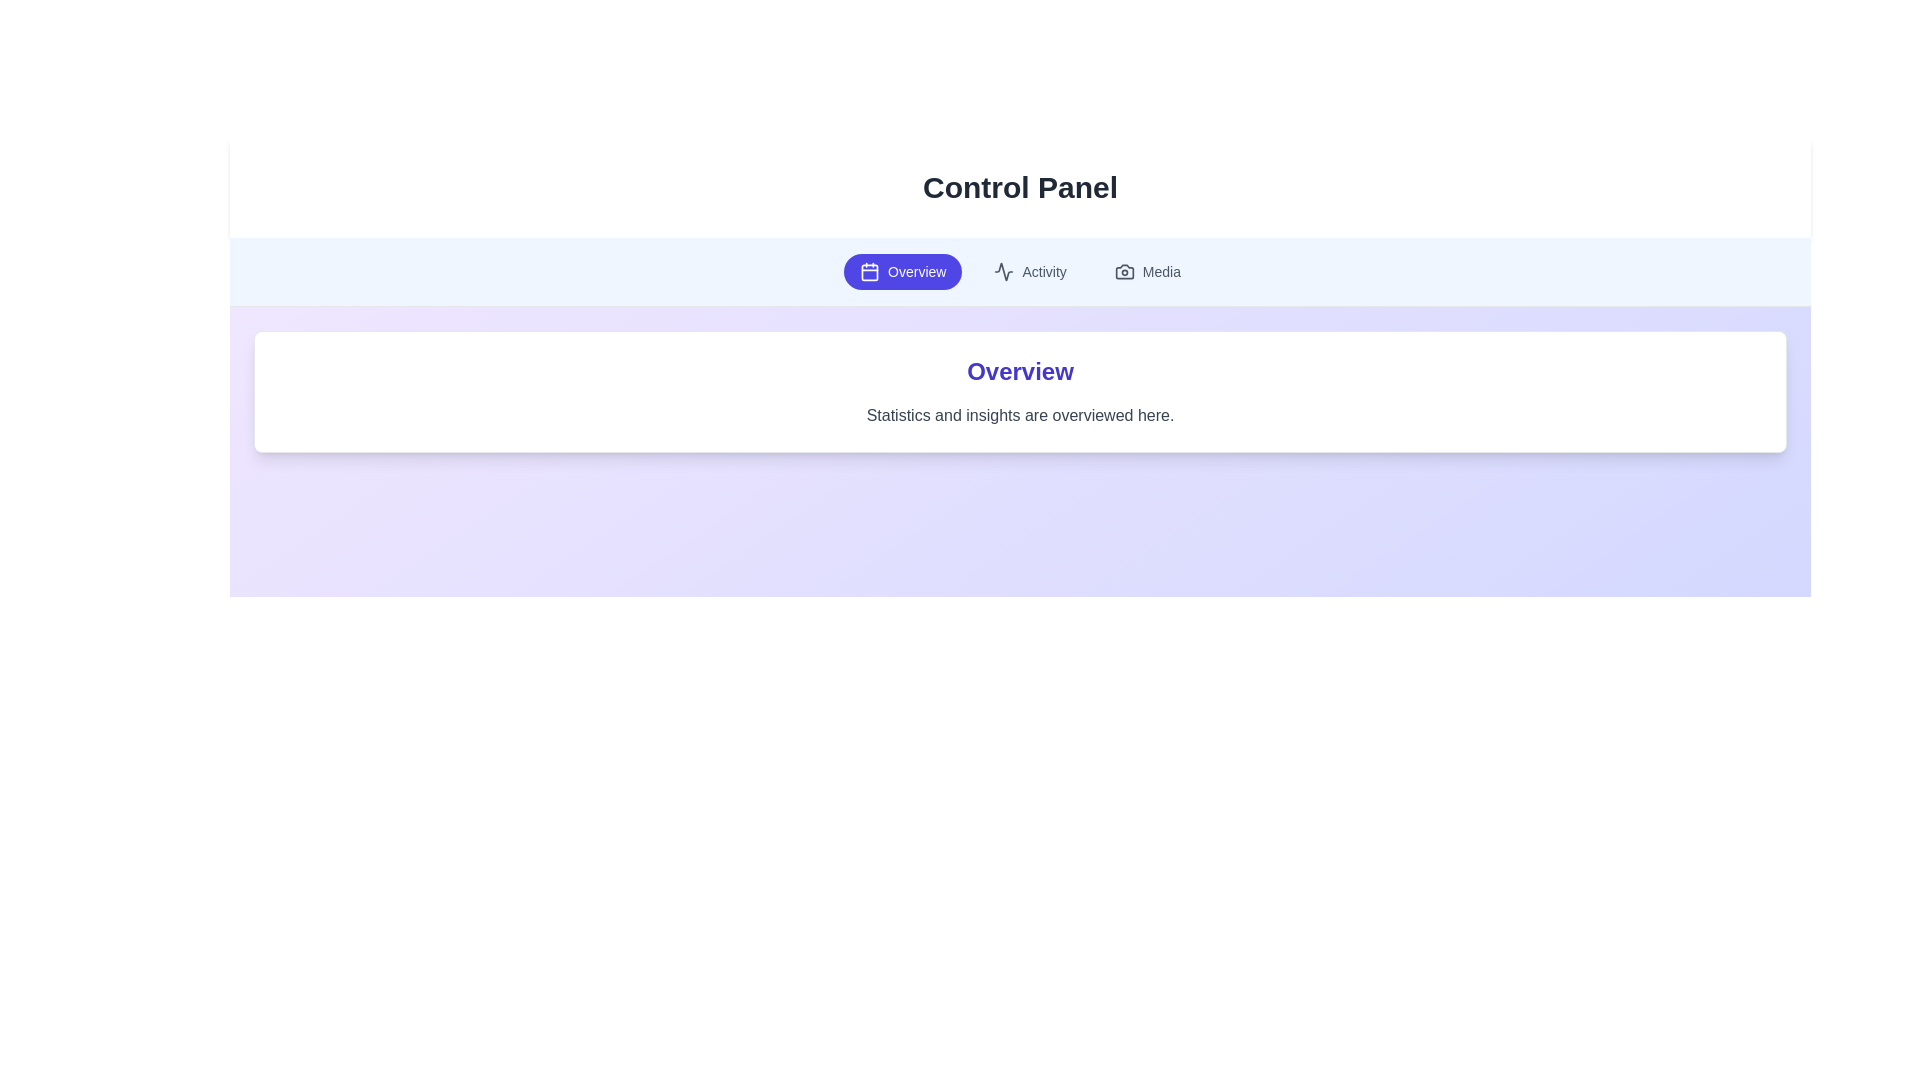 The image size is (1920, 1080). I want to click on the 'Media' button icon in the navigation bar, which is the third option and is located between the 'Overview' and 'Activity' buttons, with a text label 'Media' to the right, so click(1124, 272).